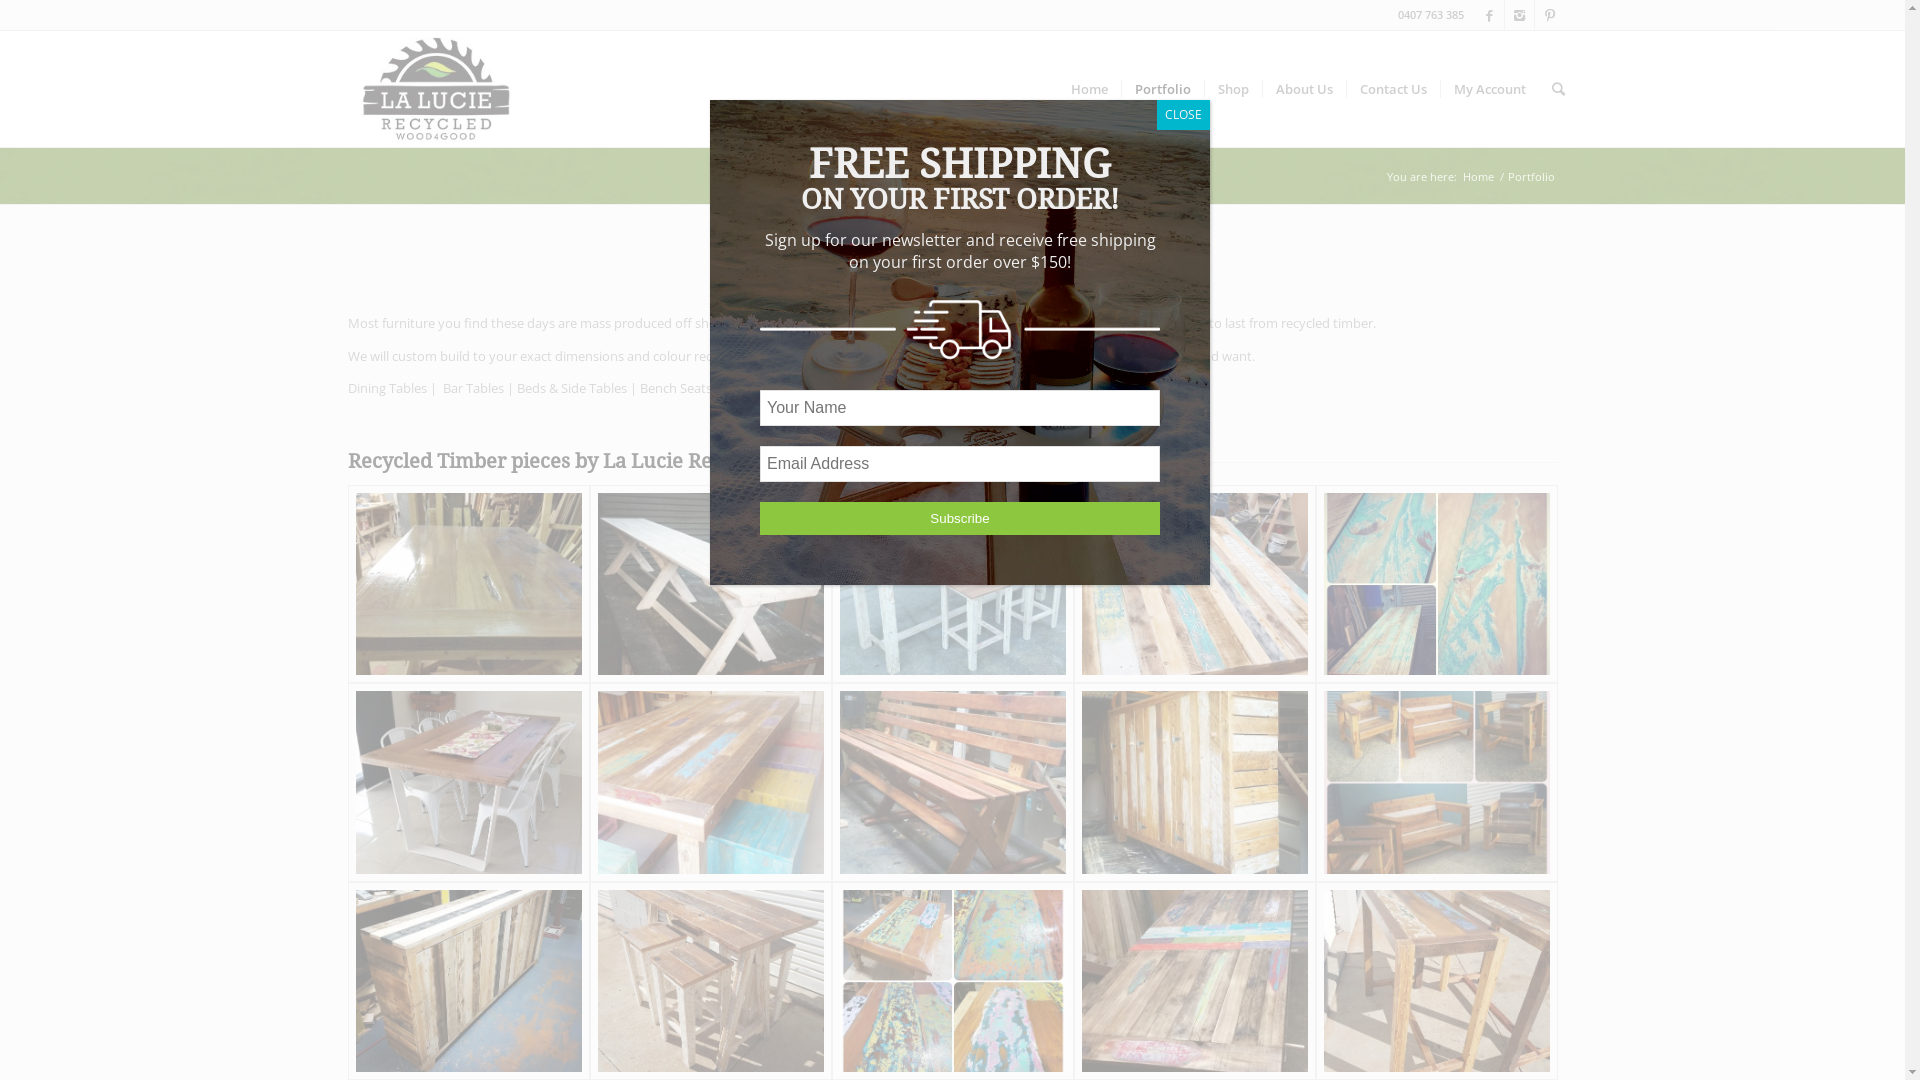 The height and width of the screenshot is (1080, 1920). Describe the element at coordinates (710, 781) in the screenshot. I see `'Multi Coloured Dining Table with stackable box seats'` at that location.